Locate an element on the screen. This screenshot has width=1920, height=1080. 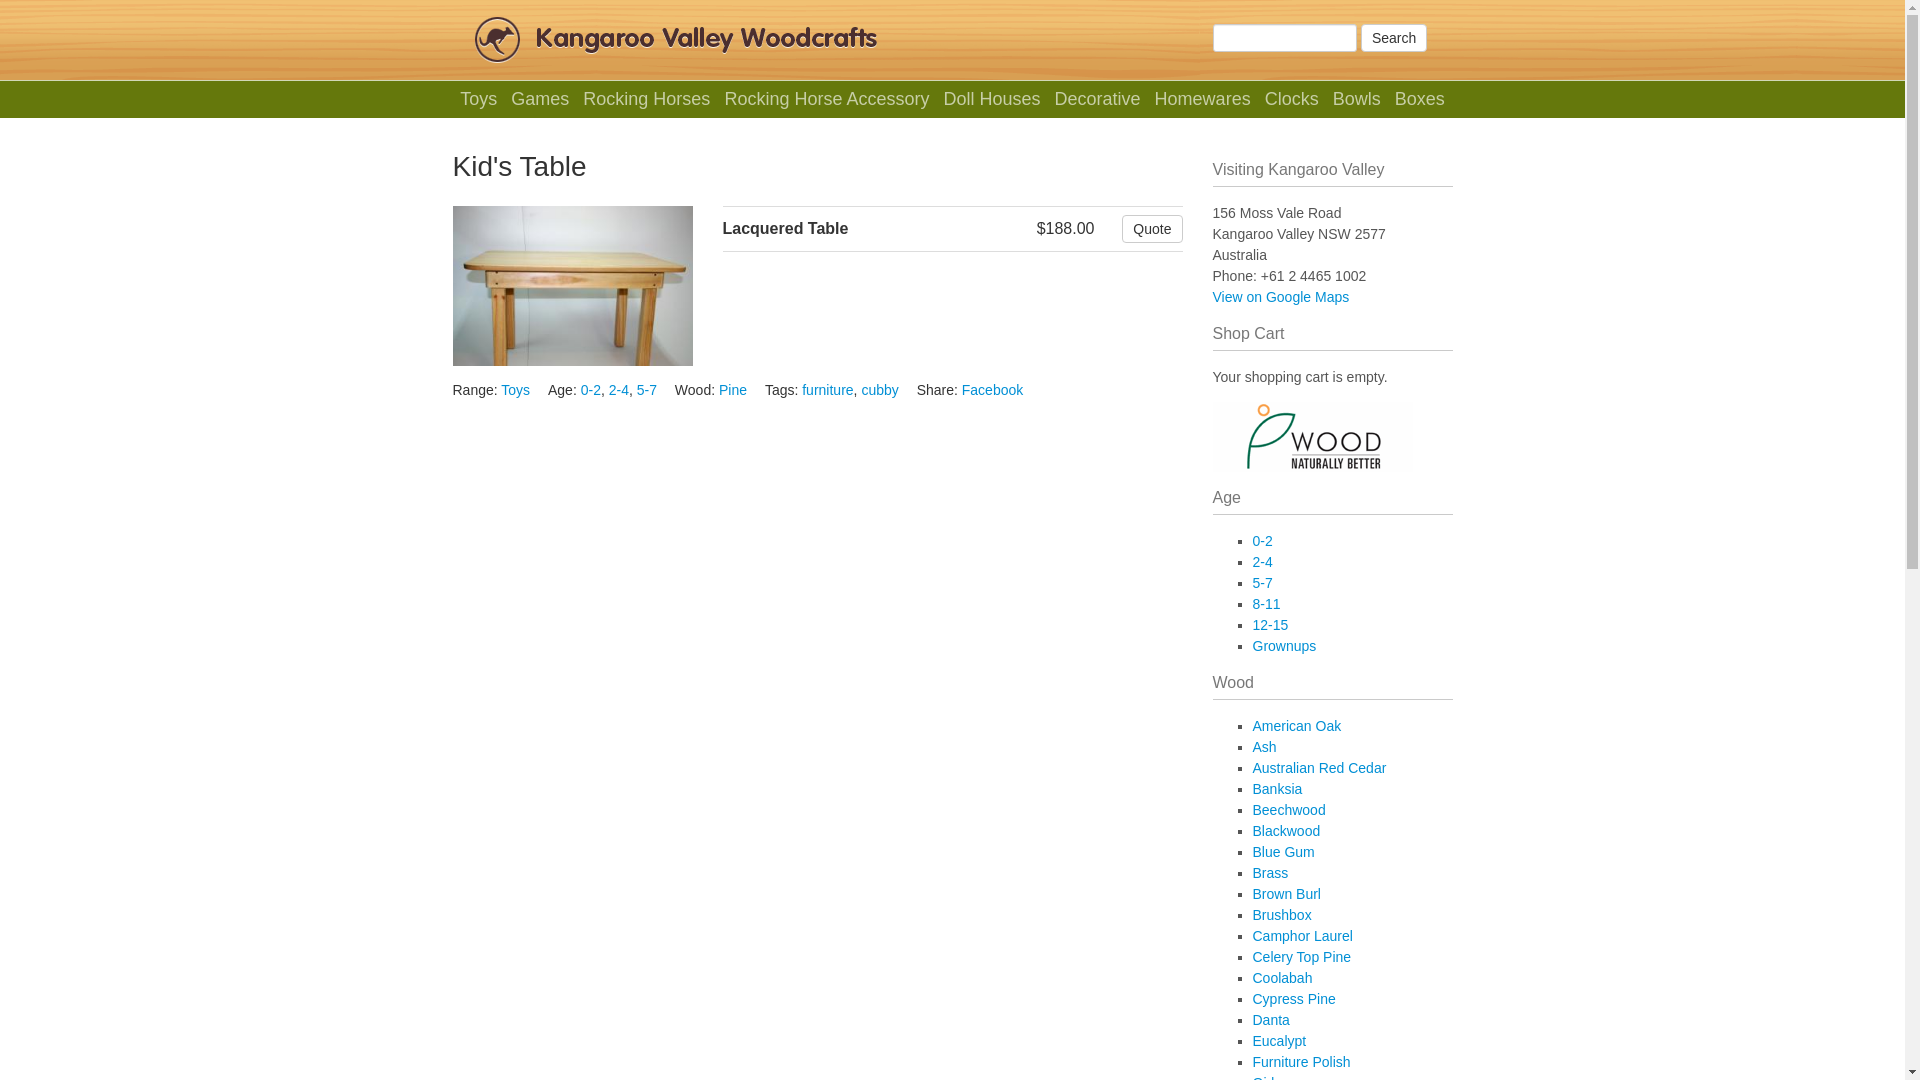
'Furniture Polish' is located at coordinates (1300, 1060).